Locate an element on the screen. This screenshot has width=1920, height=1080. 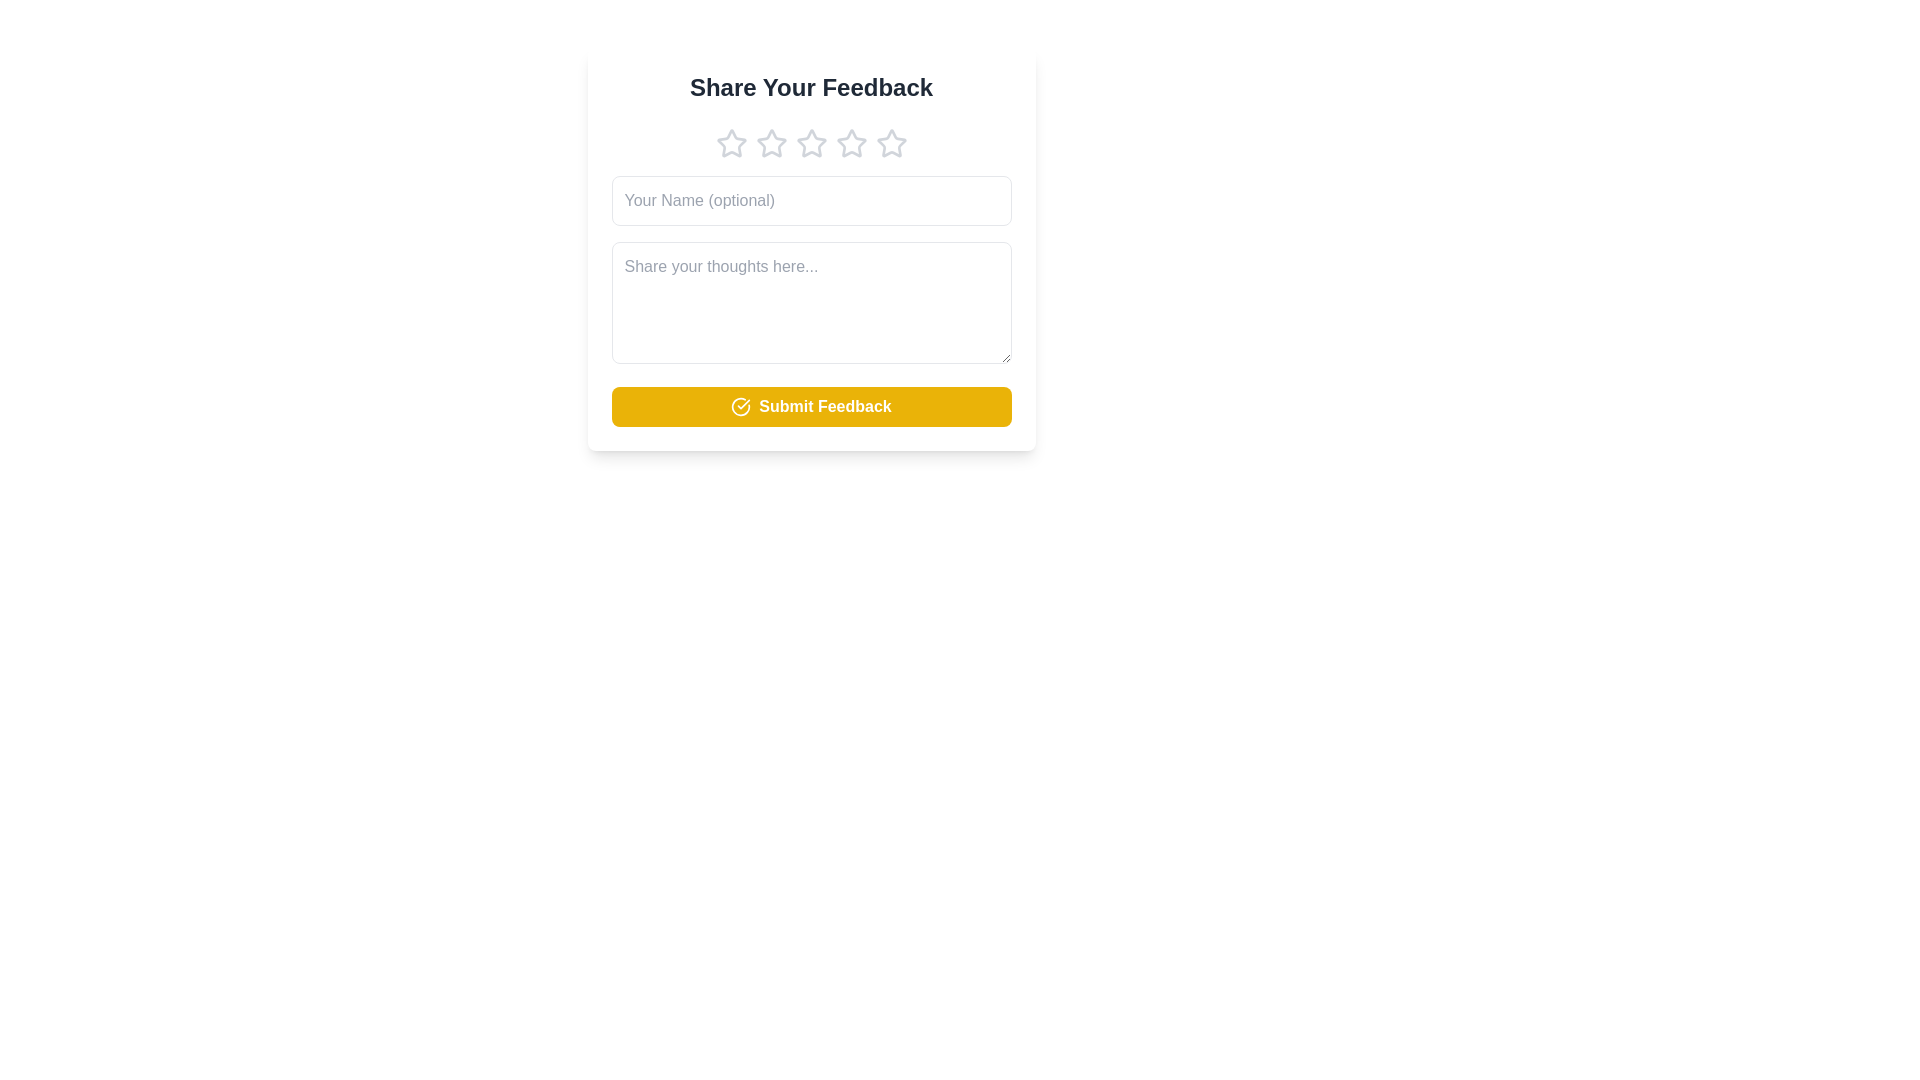
the decorative visual element within the Submit Feedback button's icon is located at coordinates (740, 406).